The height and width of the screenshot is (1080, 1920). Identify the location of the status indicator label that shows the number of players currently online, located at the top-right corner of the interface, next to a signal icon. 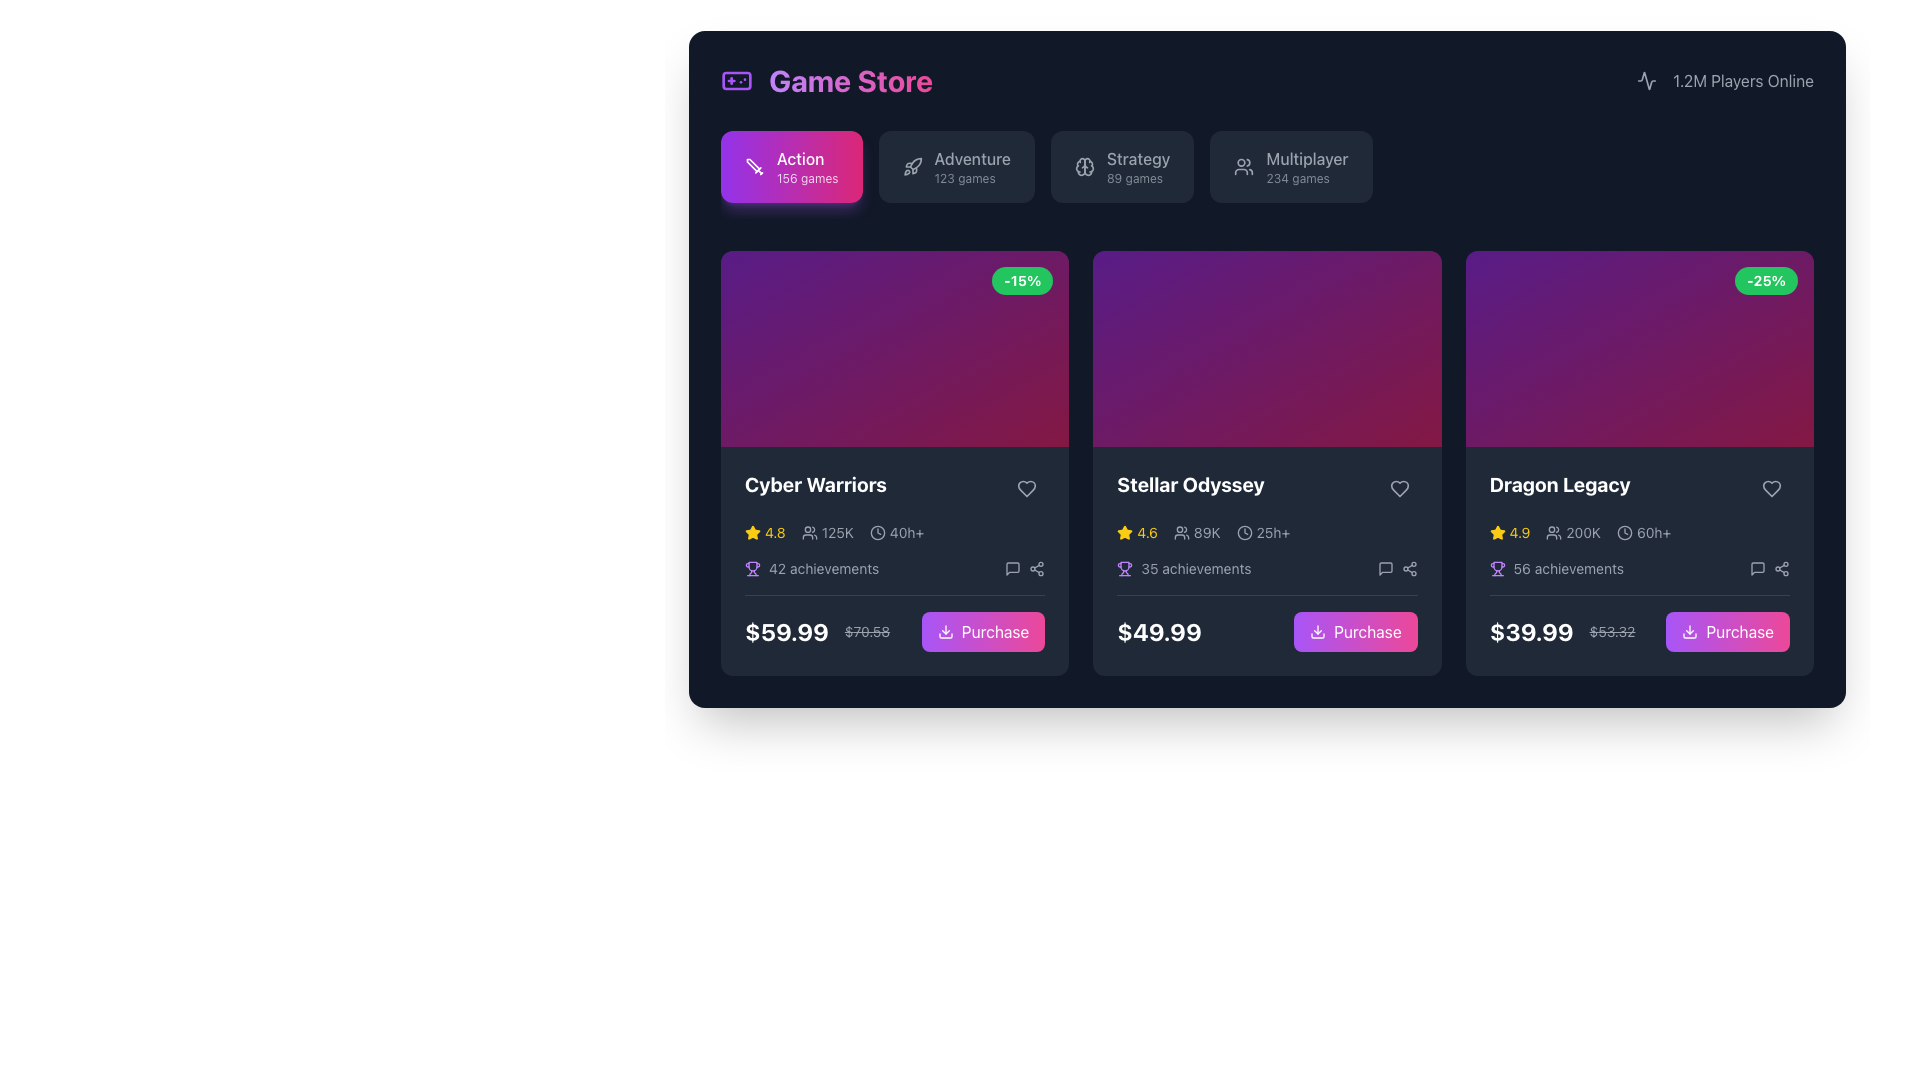
(1742, 80).